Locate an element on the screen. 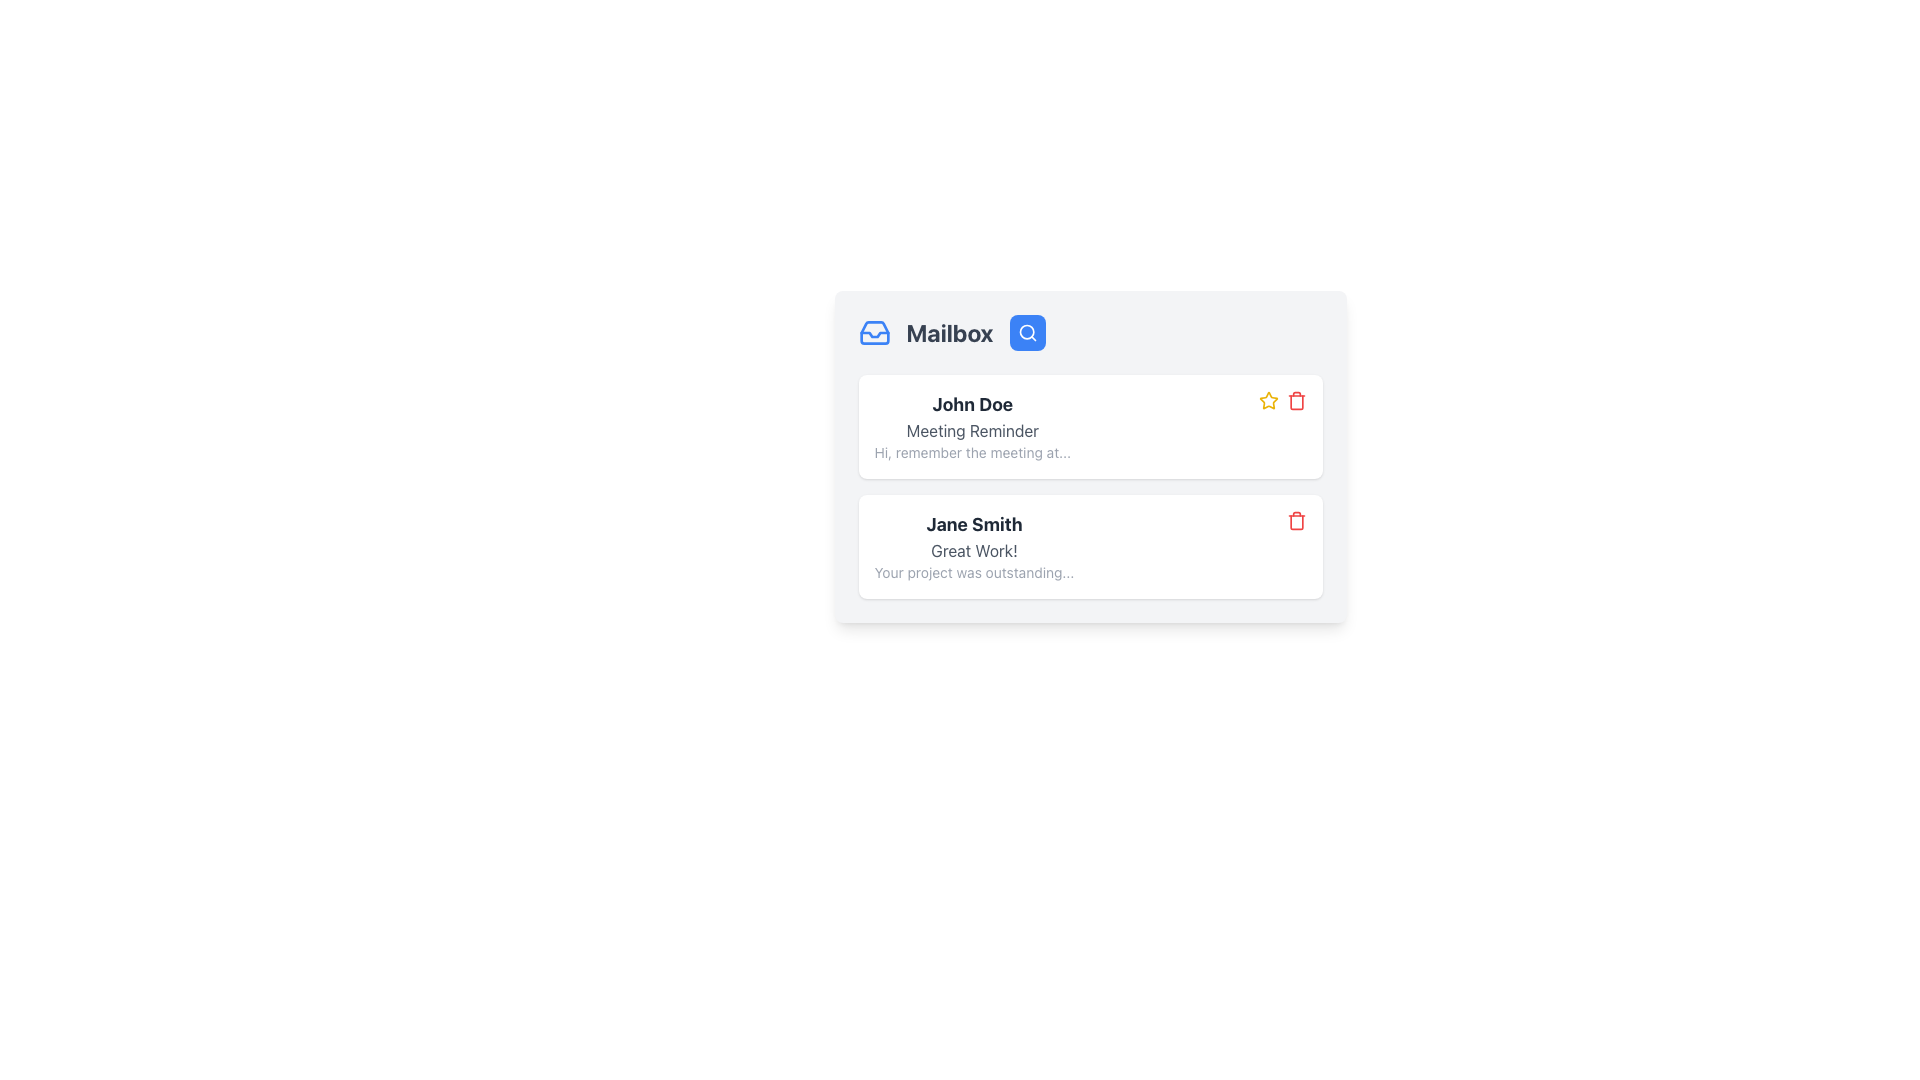 Image resolution: width=1920 pixels, height=1080 pixels. the static text label indicating 'Mailbox', which is located between a blue mailbox icon and a circular search icon in the header bar is located at coordinates (949, 331).